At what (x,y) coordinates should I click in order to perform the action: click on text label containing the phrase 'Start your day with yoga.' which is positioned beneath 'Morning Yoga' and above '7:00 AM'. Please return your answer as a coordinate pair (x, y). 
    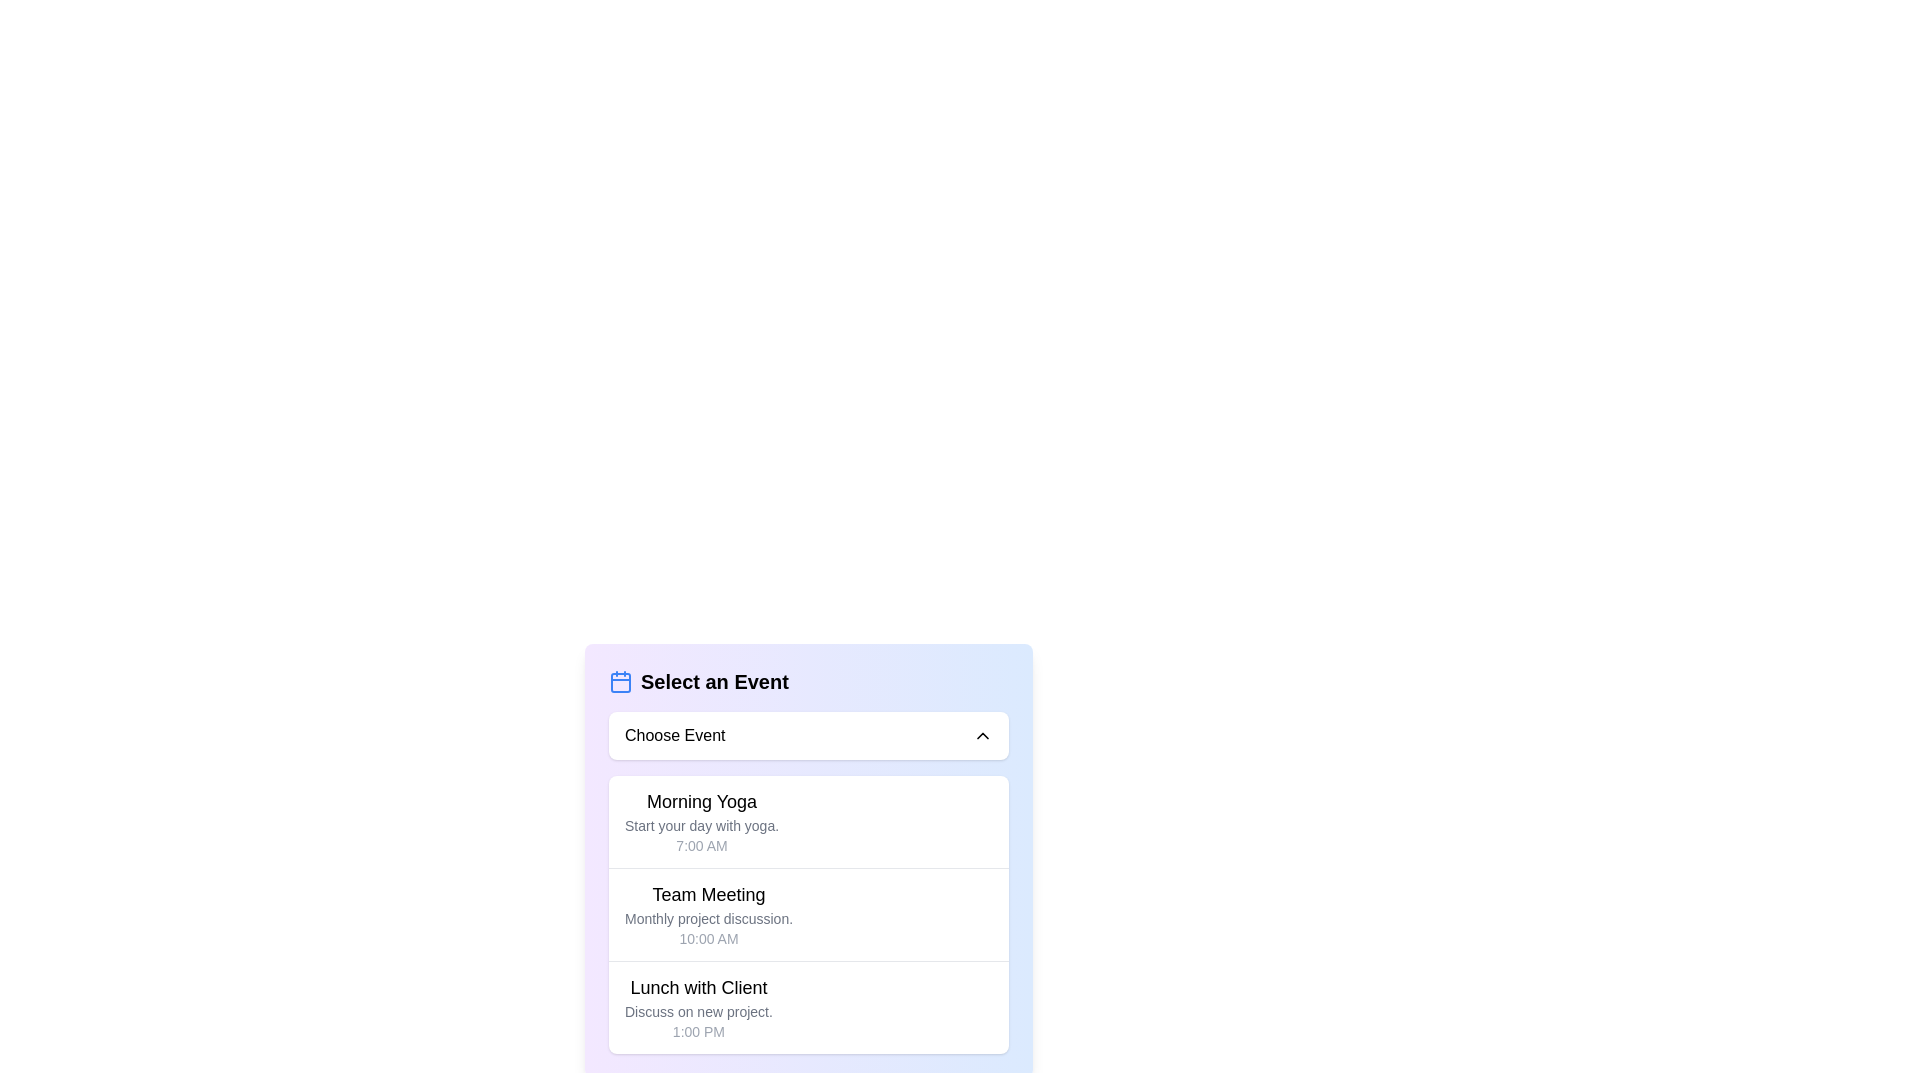
    Looking at the image, I should click on (701, 825).